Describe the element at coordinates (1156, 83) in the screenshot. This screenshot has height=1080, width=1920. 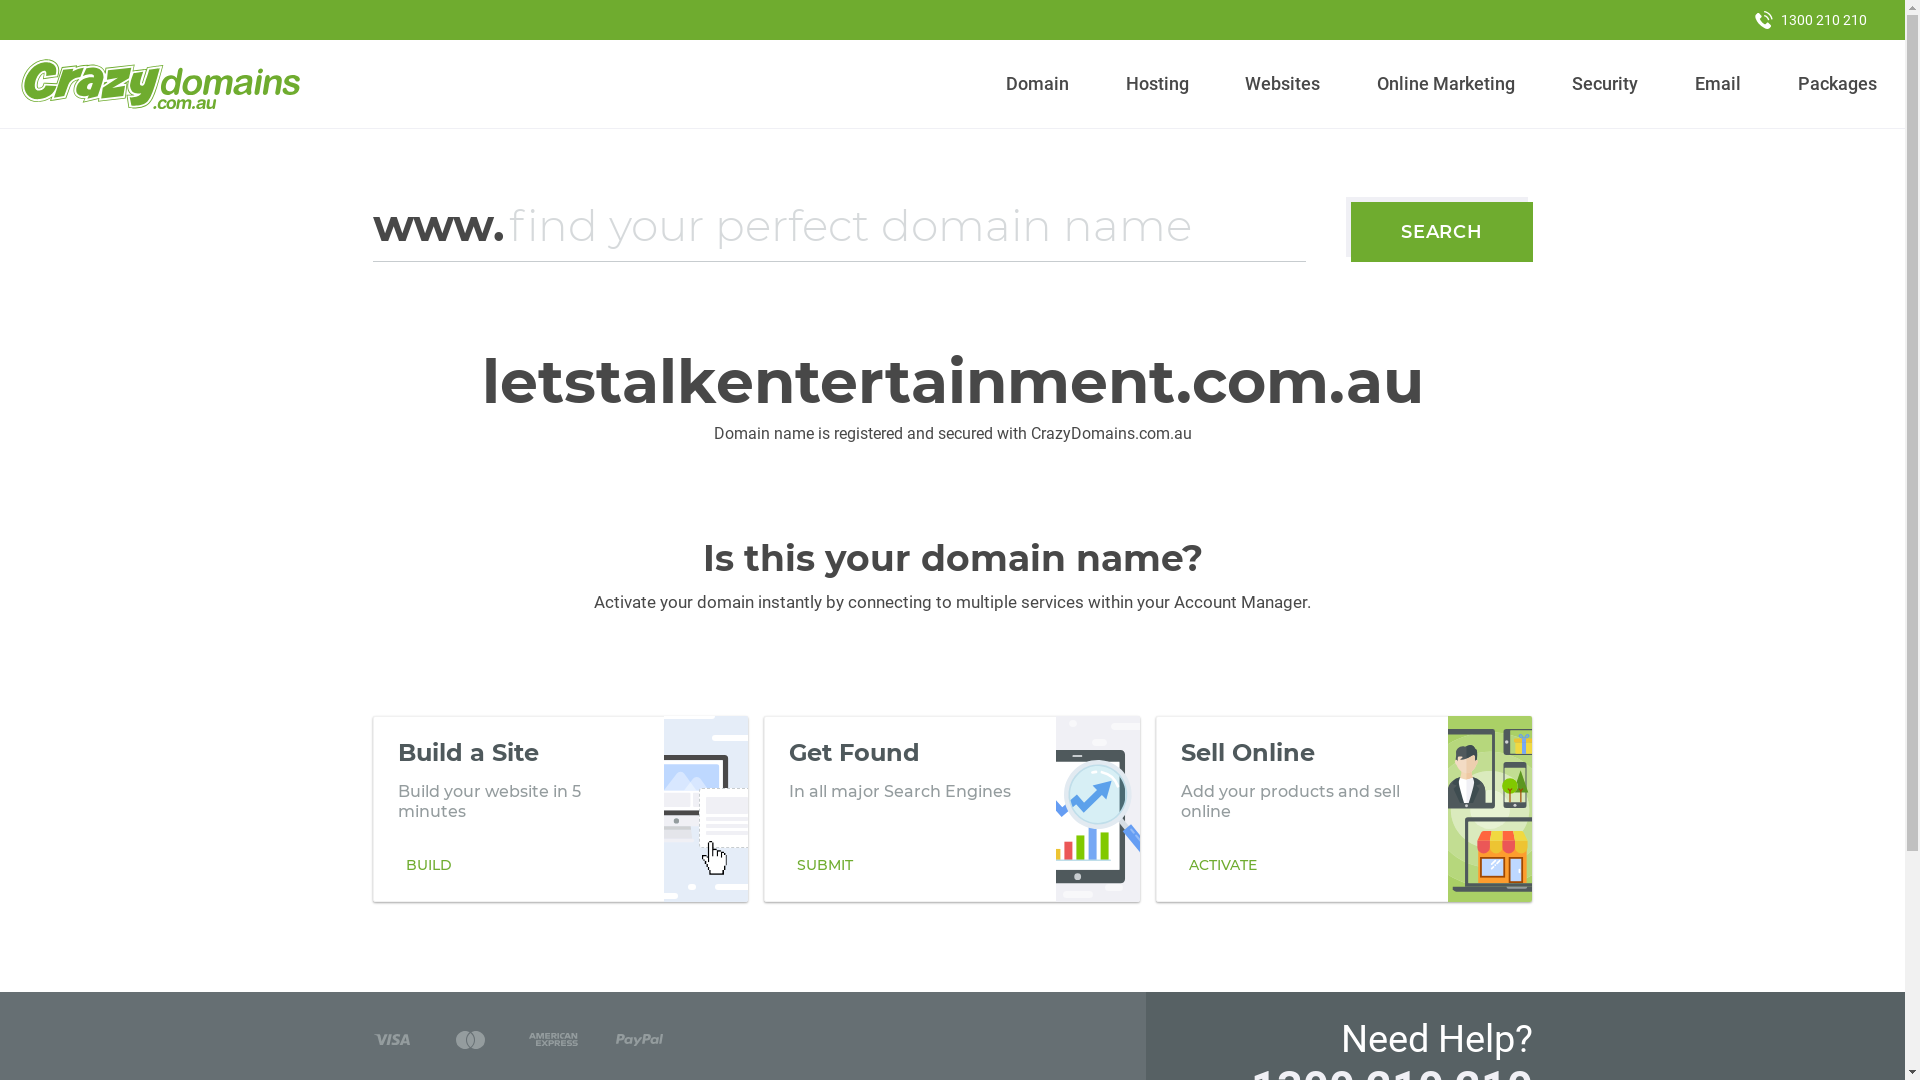
I see `'Hosting'` at that location.